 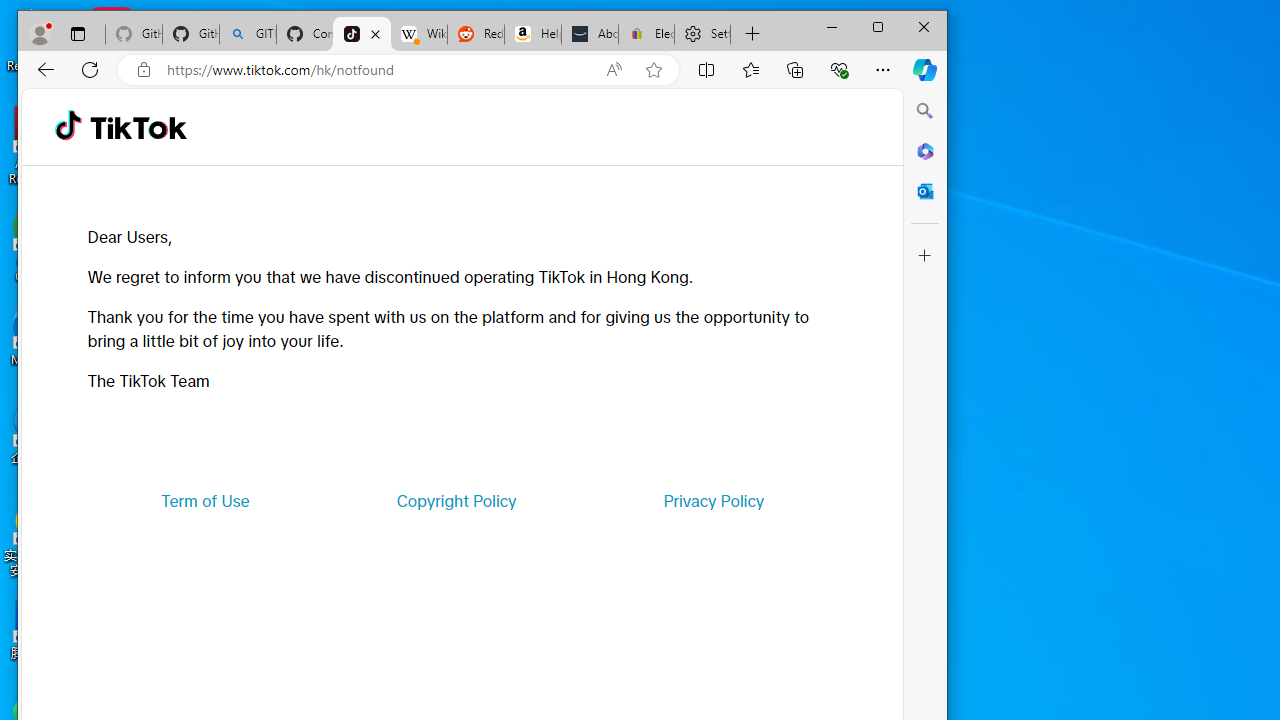 I want to click on 'Help & Contact Us - Amazon Customer Service', so click(x=533, y=34).